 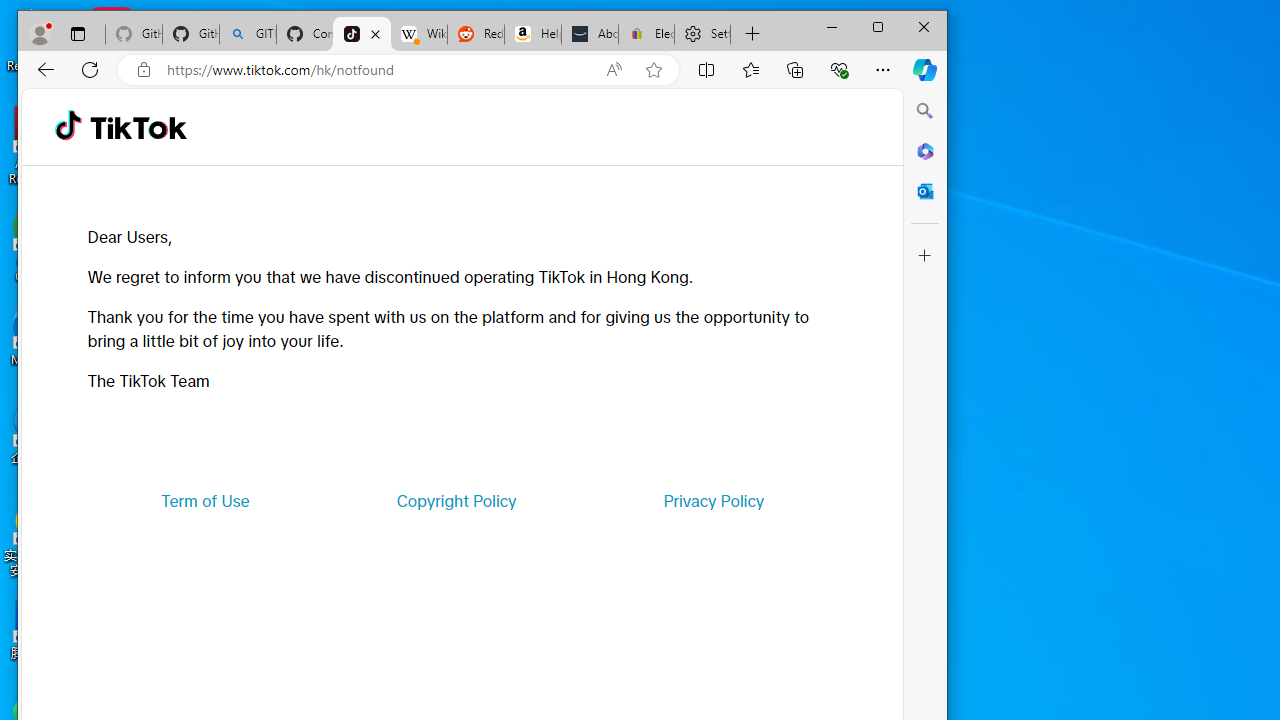 I want to click on 'Help & Contact Us - Amazon Customer Service', so click(x=533, y=34).